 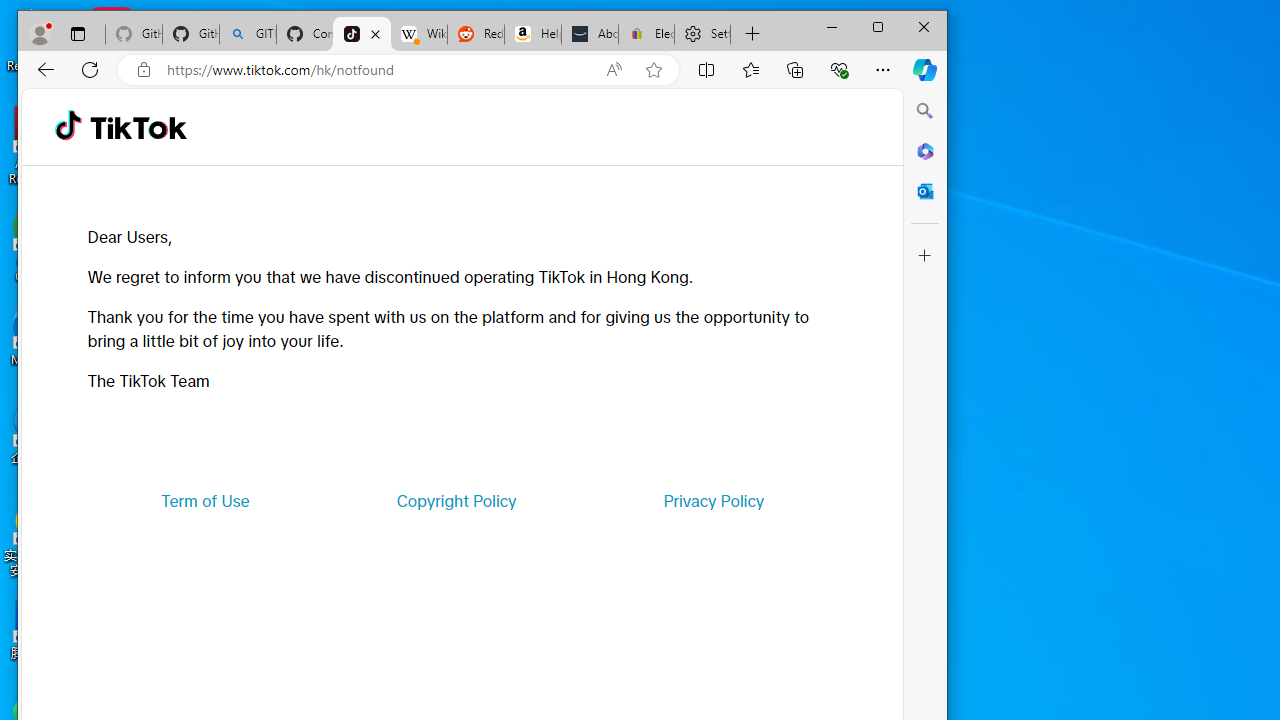 I want to click on 'Help & Contact Us - Amazon Customer Service', so click(x=533, y=34).